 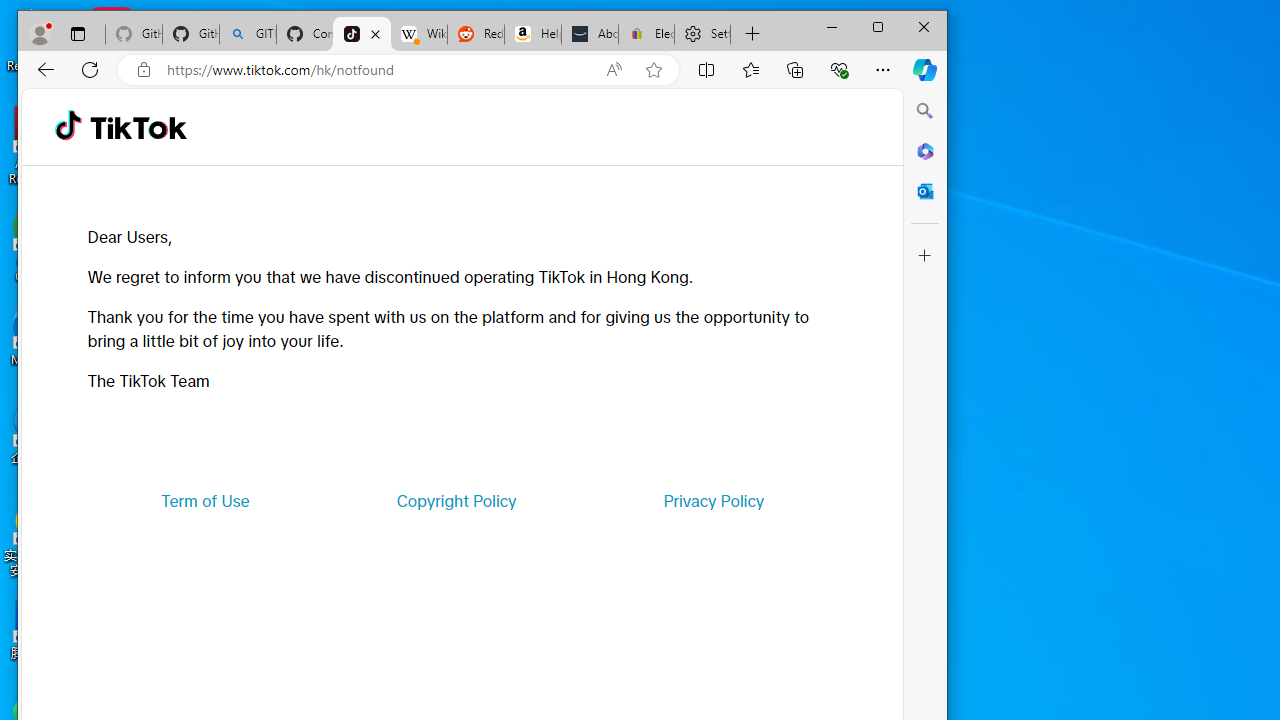 I want to click on 'Help & Contact Us - Amazon Customer Service', so click(x=533, y=34).